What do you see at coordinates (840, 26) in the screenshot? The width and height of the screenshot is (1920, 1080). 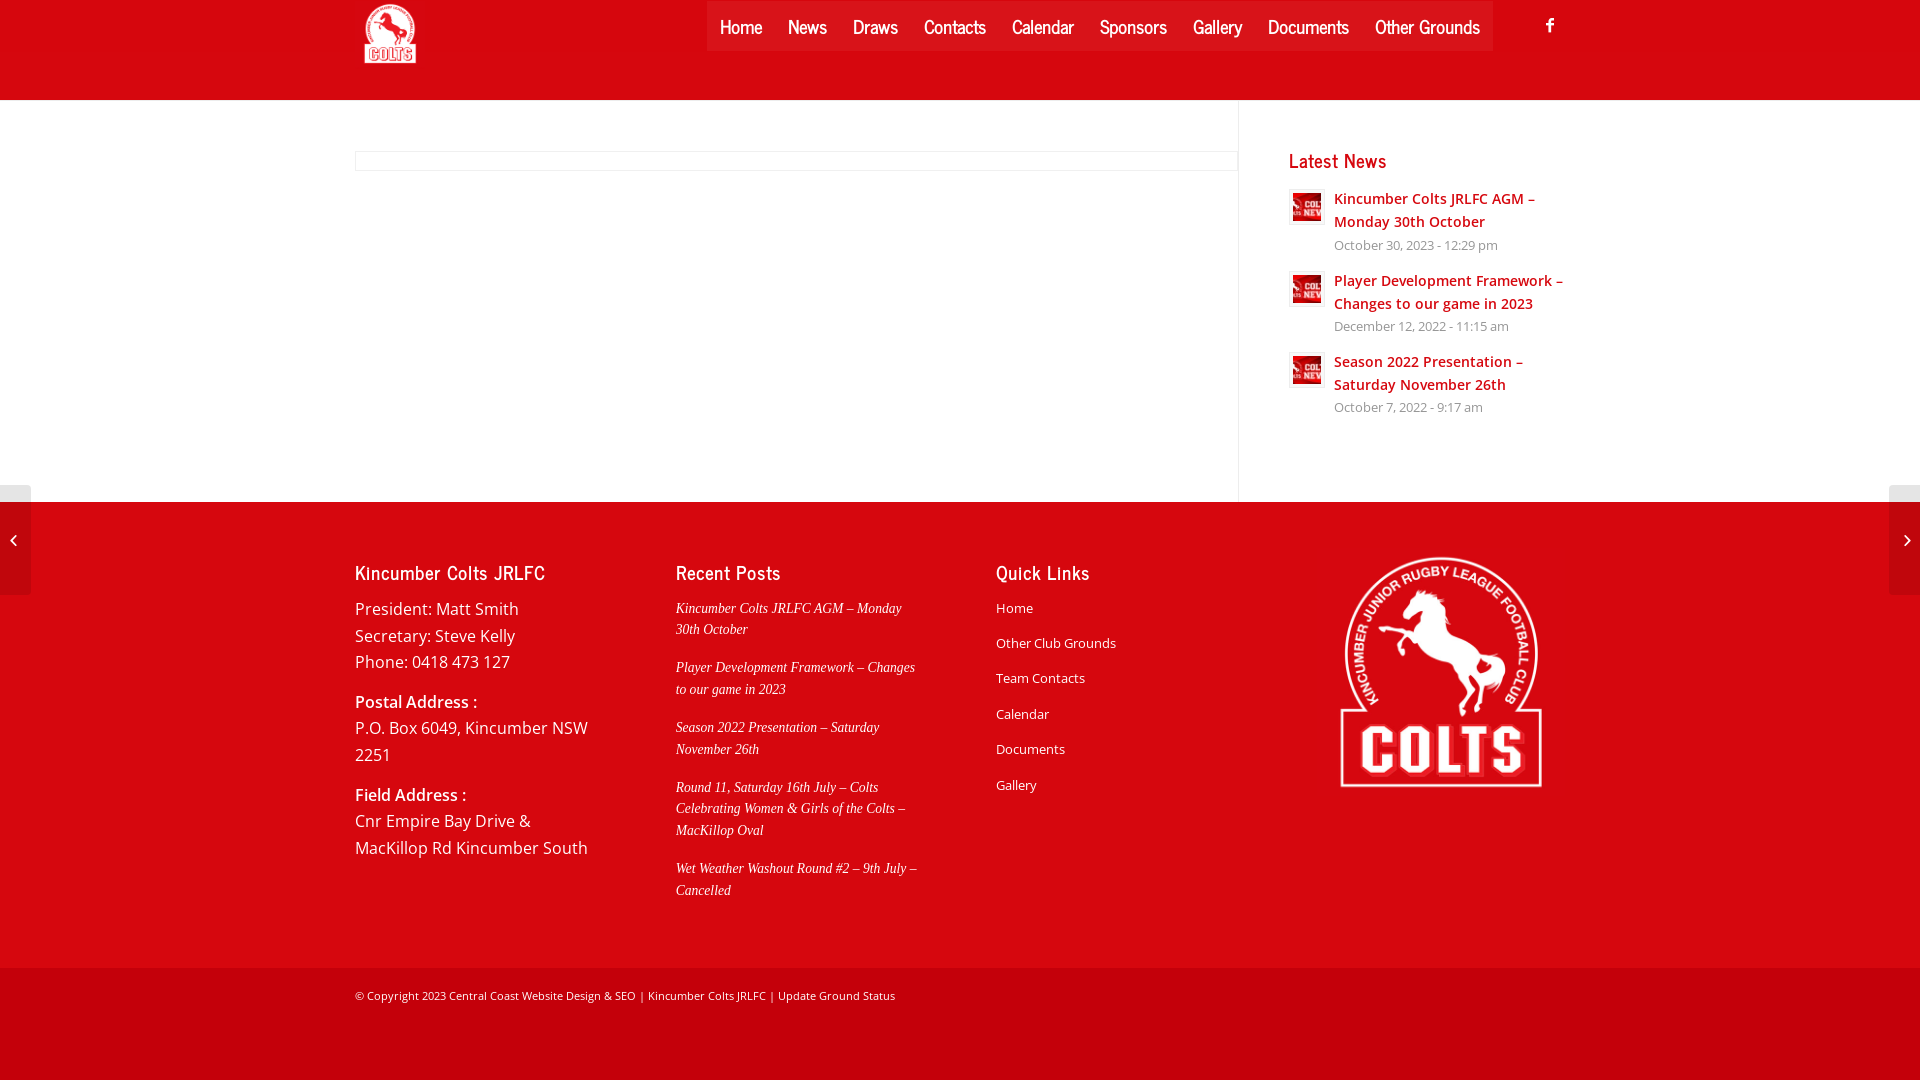 I see `'Draws'` at bounding box center [840, 26].